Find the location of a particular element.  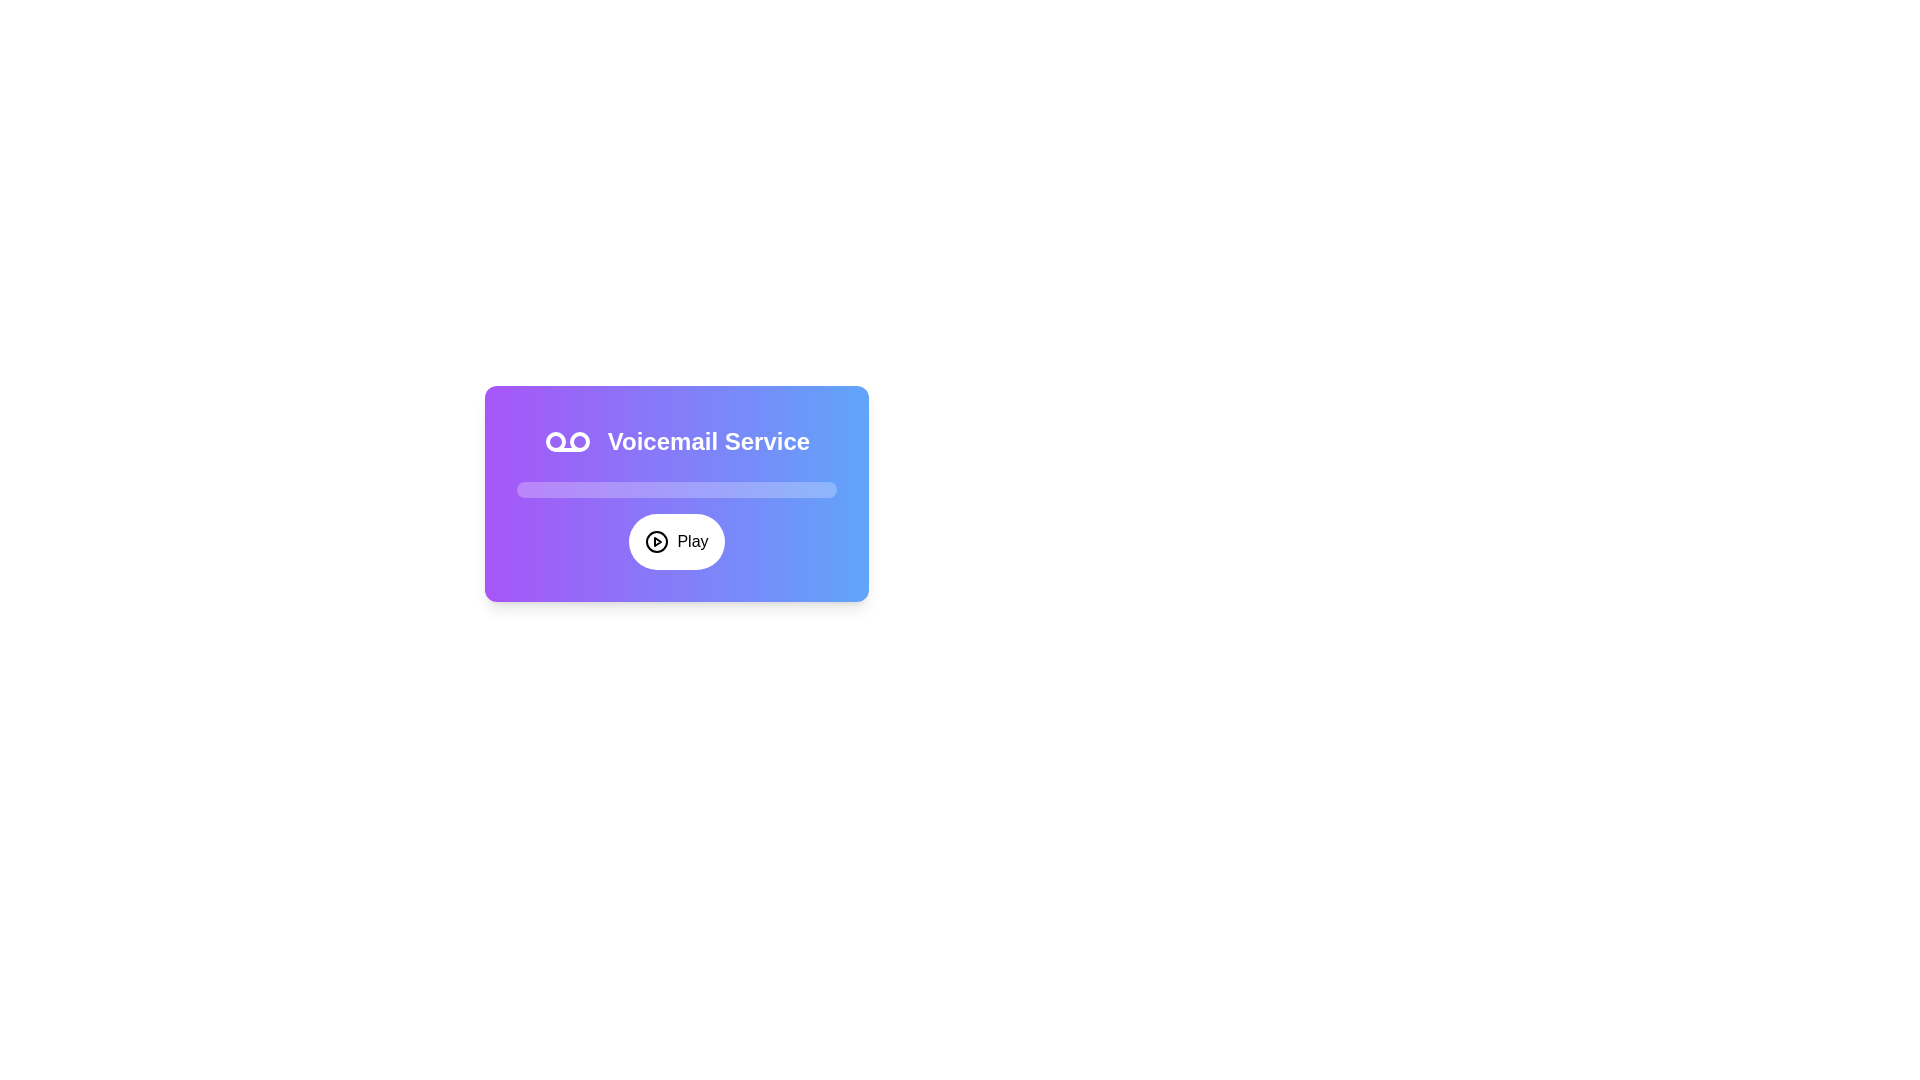

the voicemail playback button, which is centered horizontally below the progress bar within a gradient card transitioning from purple to blue is located at coordinates (676, 542).